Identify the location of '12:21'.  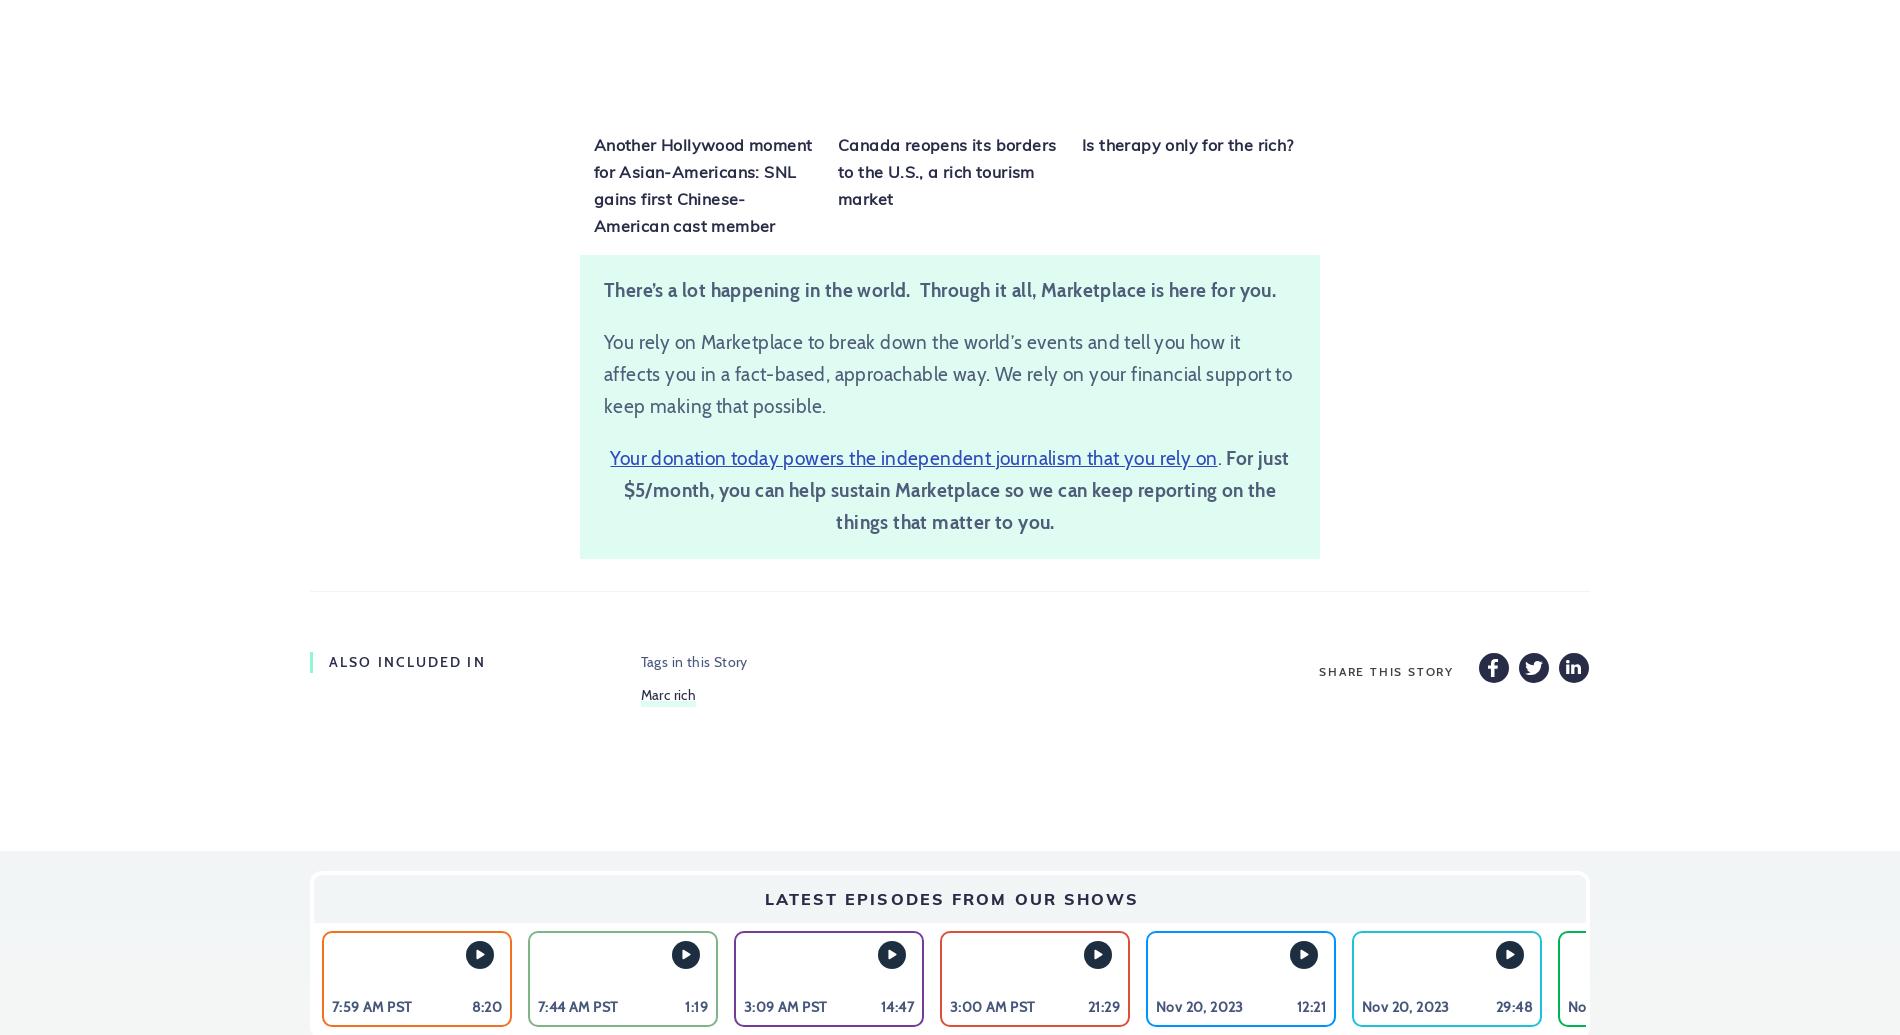
(1310, 1005).